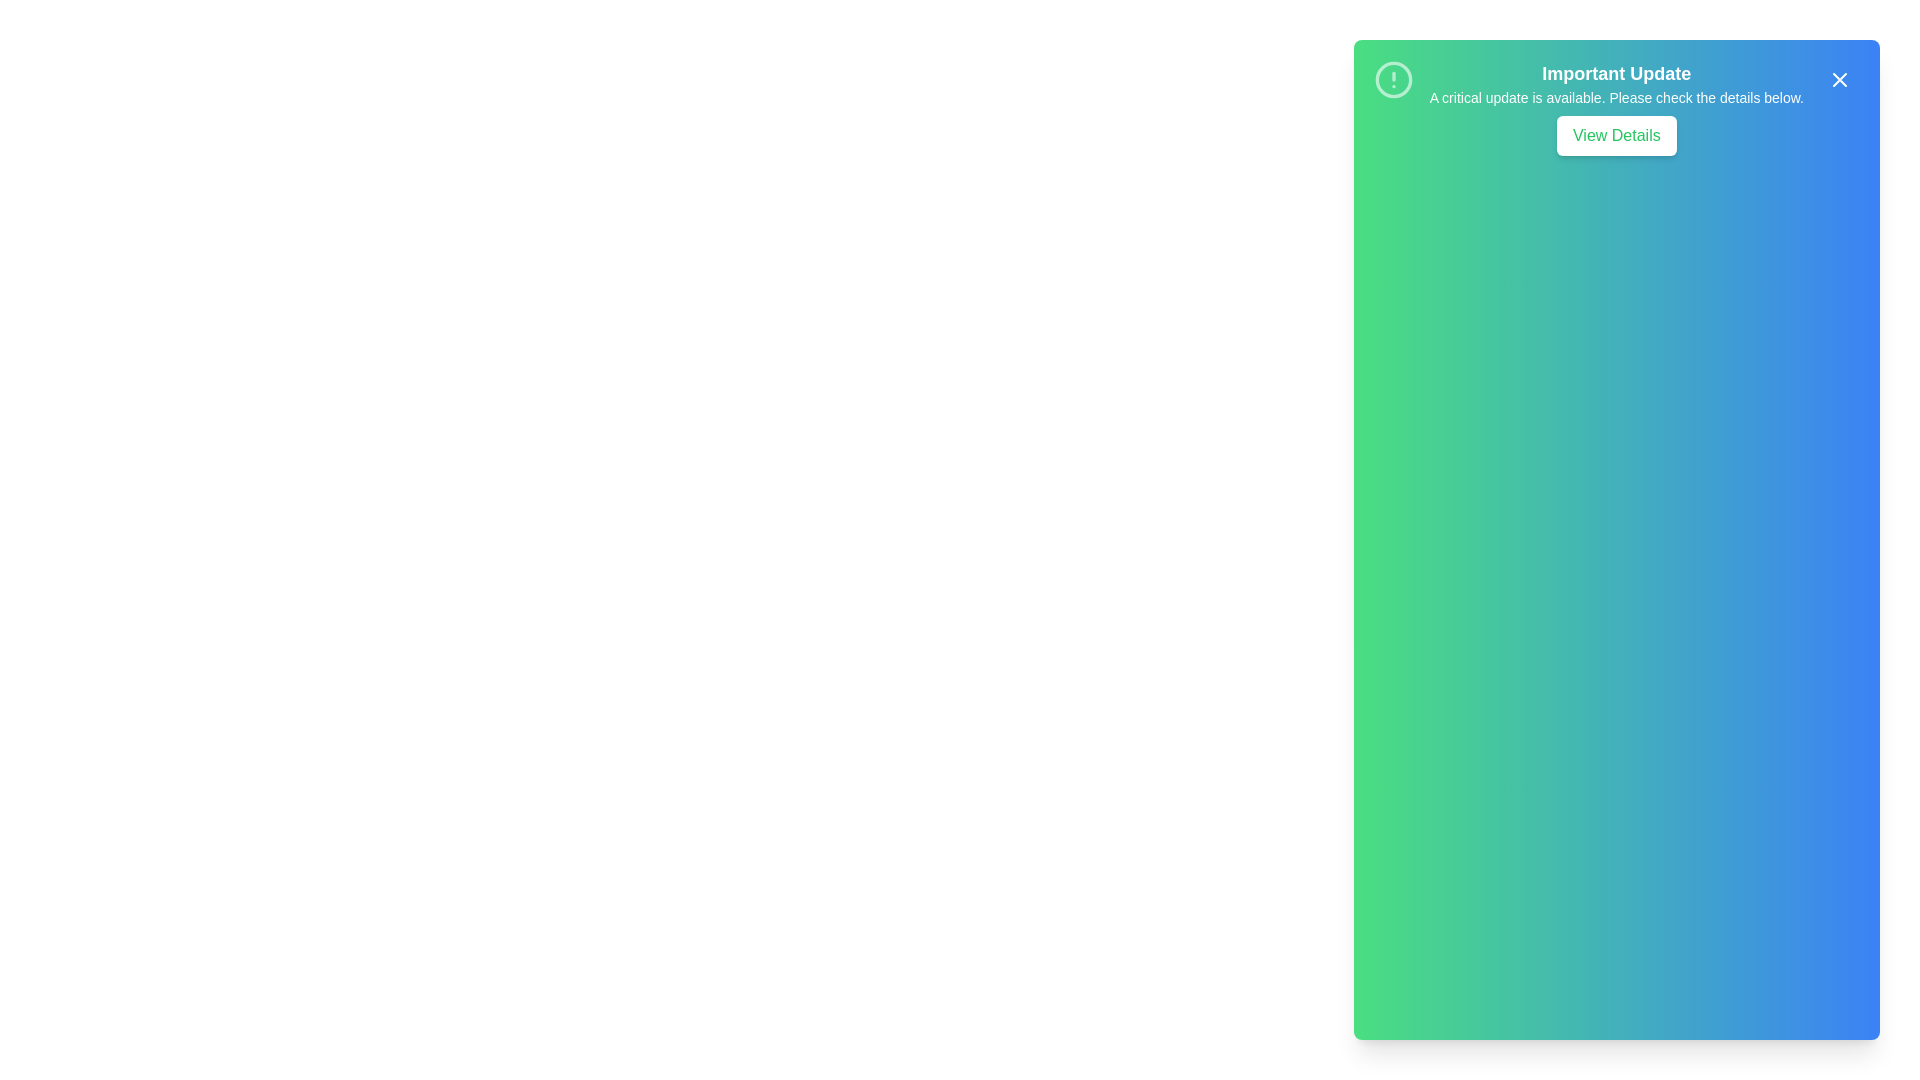 Image resolution: width=1920 pixels, height=1080 pixels. Describe the element at coordinates (1839, 79) in the screenshot. I see `the close button (X icon) in the top-right corner of the snackbar to dismiss it` at that location.